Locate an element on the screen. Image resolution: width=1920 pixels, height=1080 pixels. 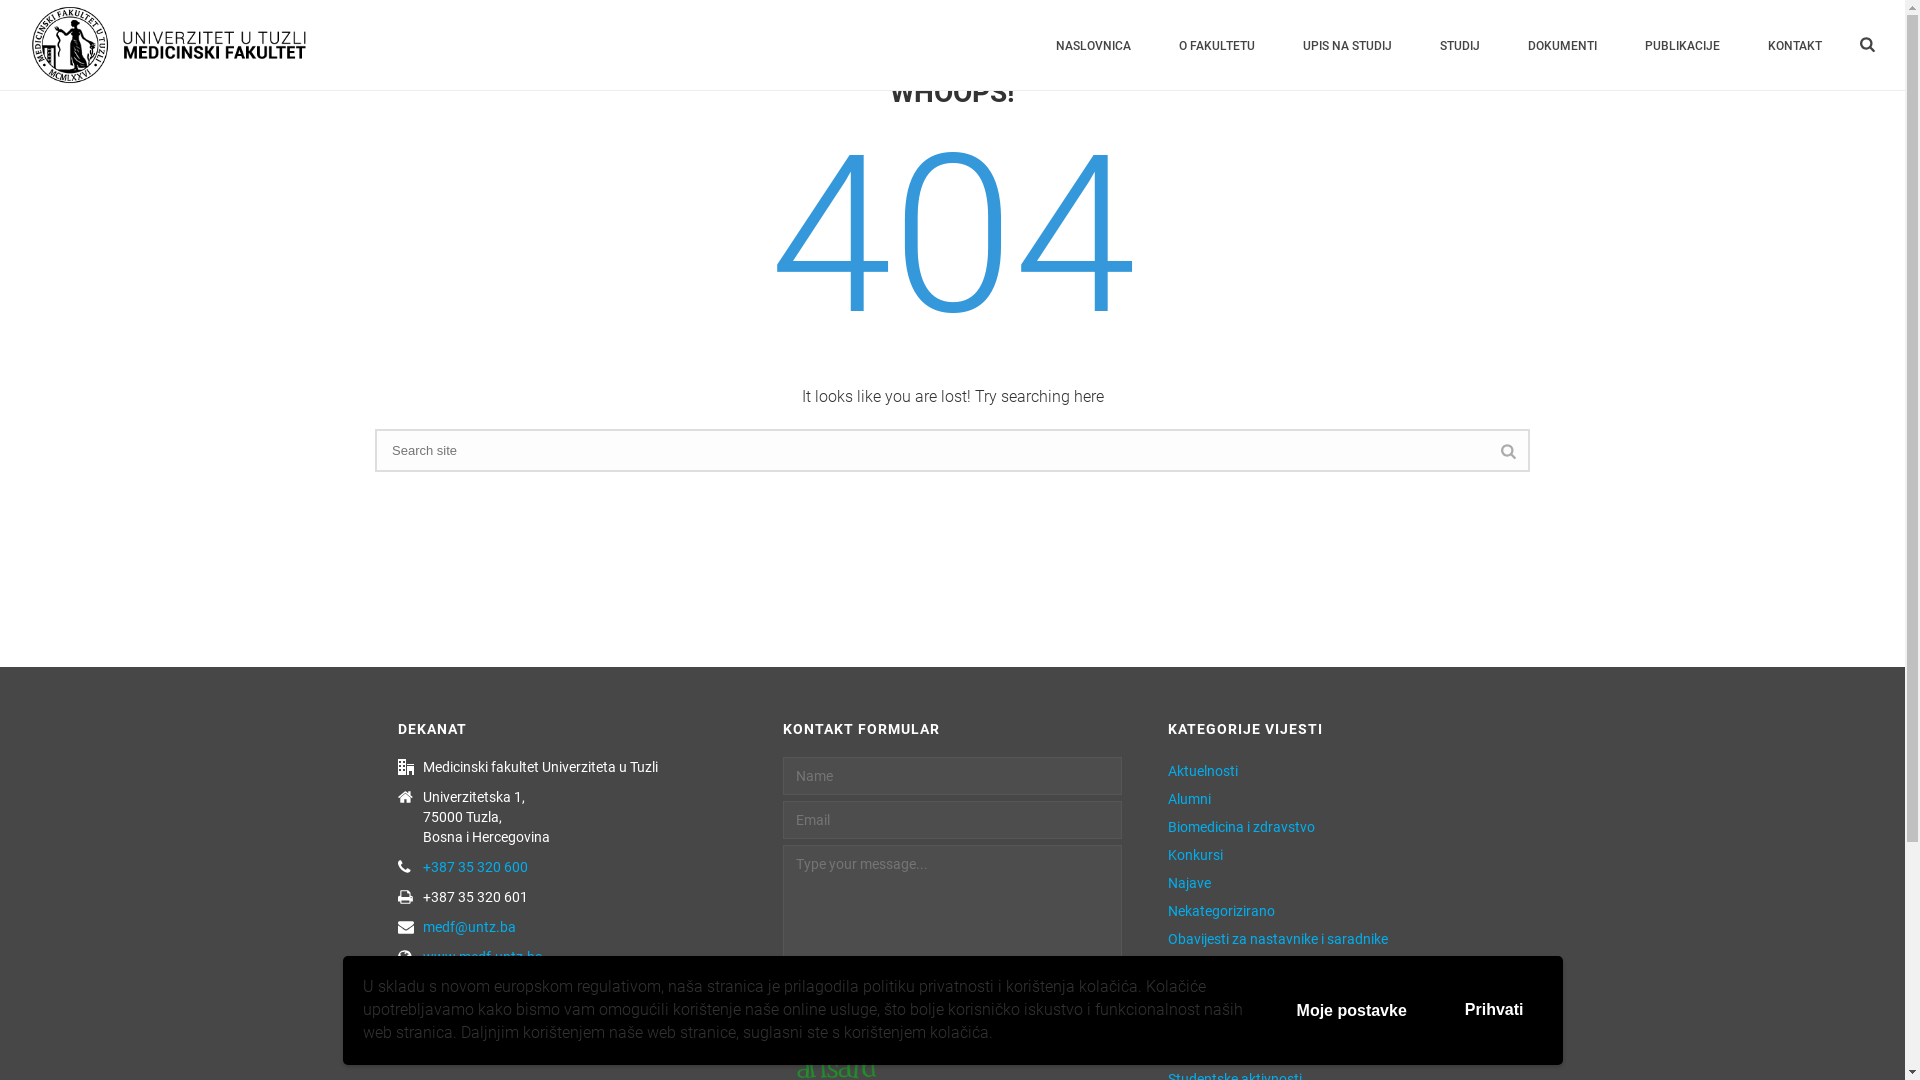
'Najave' is located at coordinates (1189, 882).